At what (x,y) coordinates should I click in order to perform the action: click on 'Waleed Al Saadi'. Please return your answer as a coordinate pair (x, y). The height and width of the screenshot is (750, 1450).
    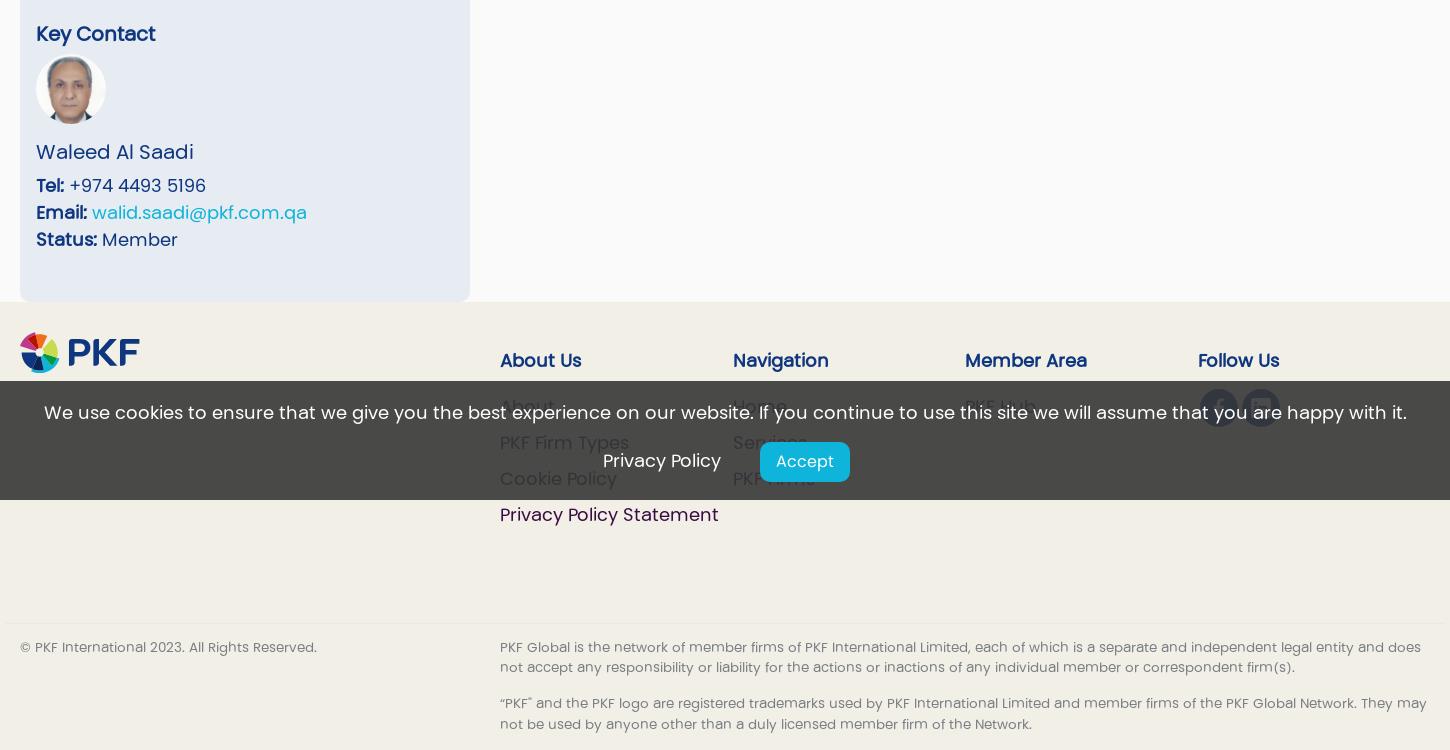
    Looking at the image, I should click on (114, 152).